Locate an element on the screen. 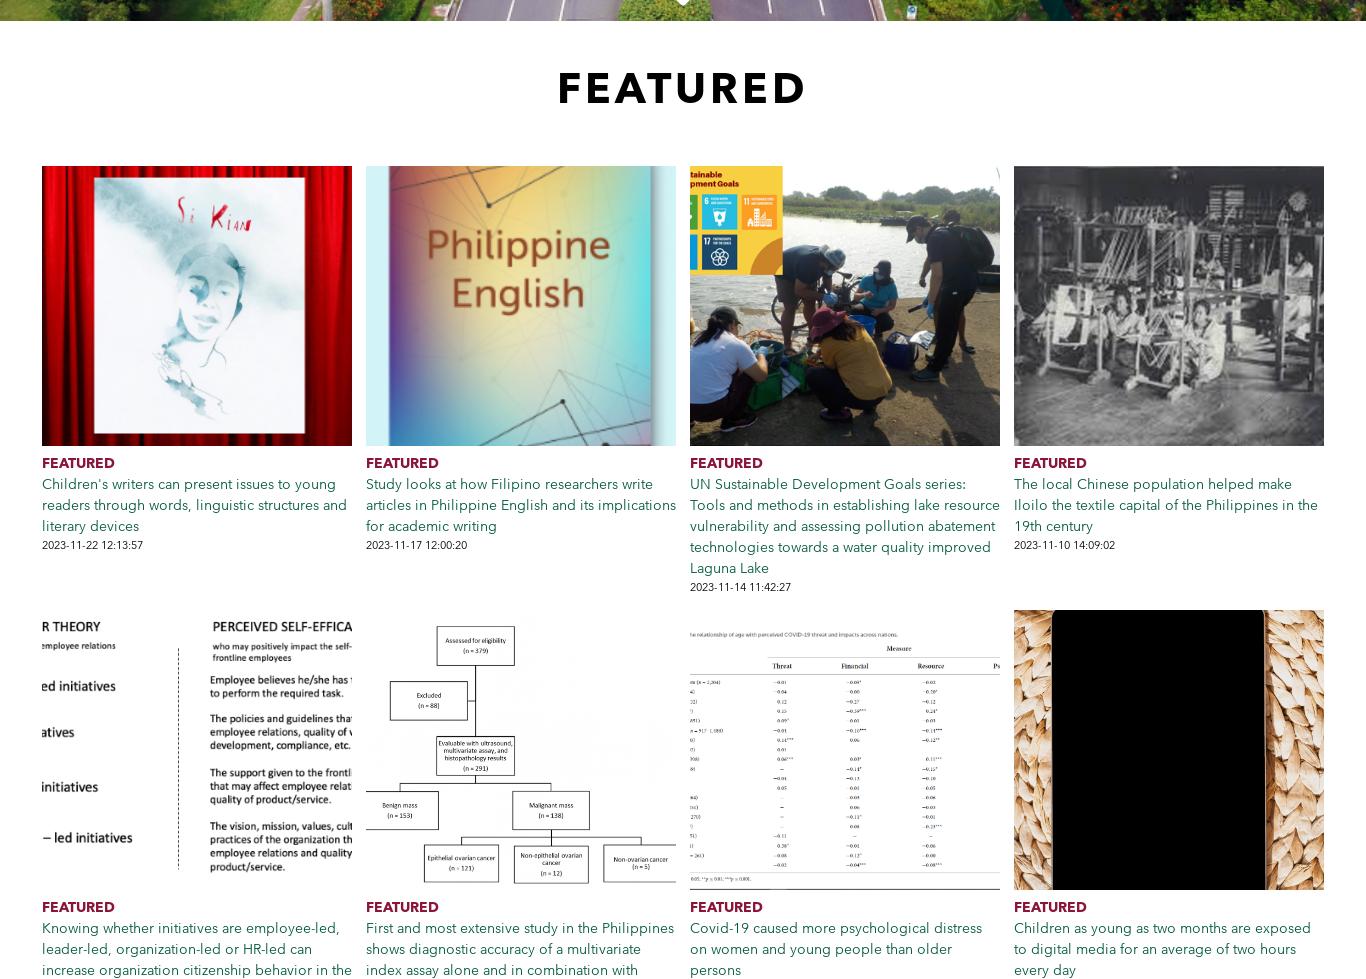 The width and height of the screenshot is (1366, 979). 'UN Sustainable Development Goals series: Tools and methods in establishing lake resource vulnerability and assessing pollution abatement technologies towards a water quality improved Laguna Lake' is located at coordinates (844, 525).